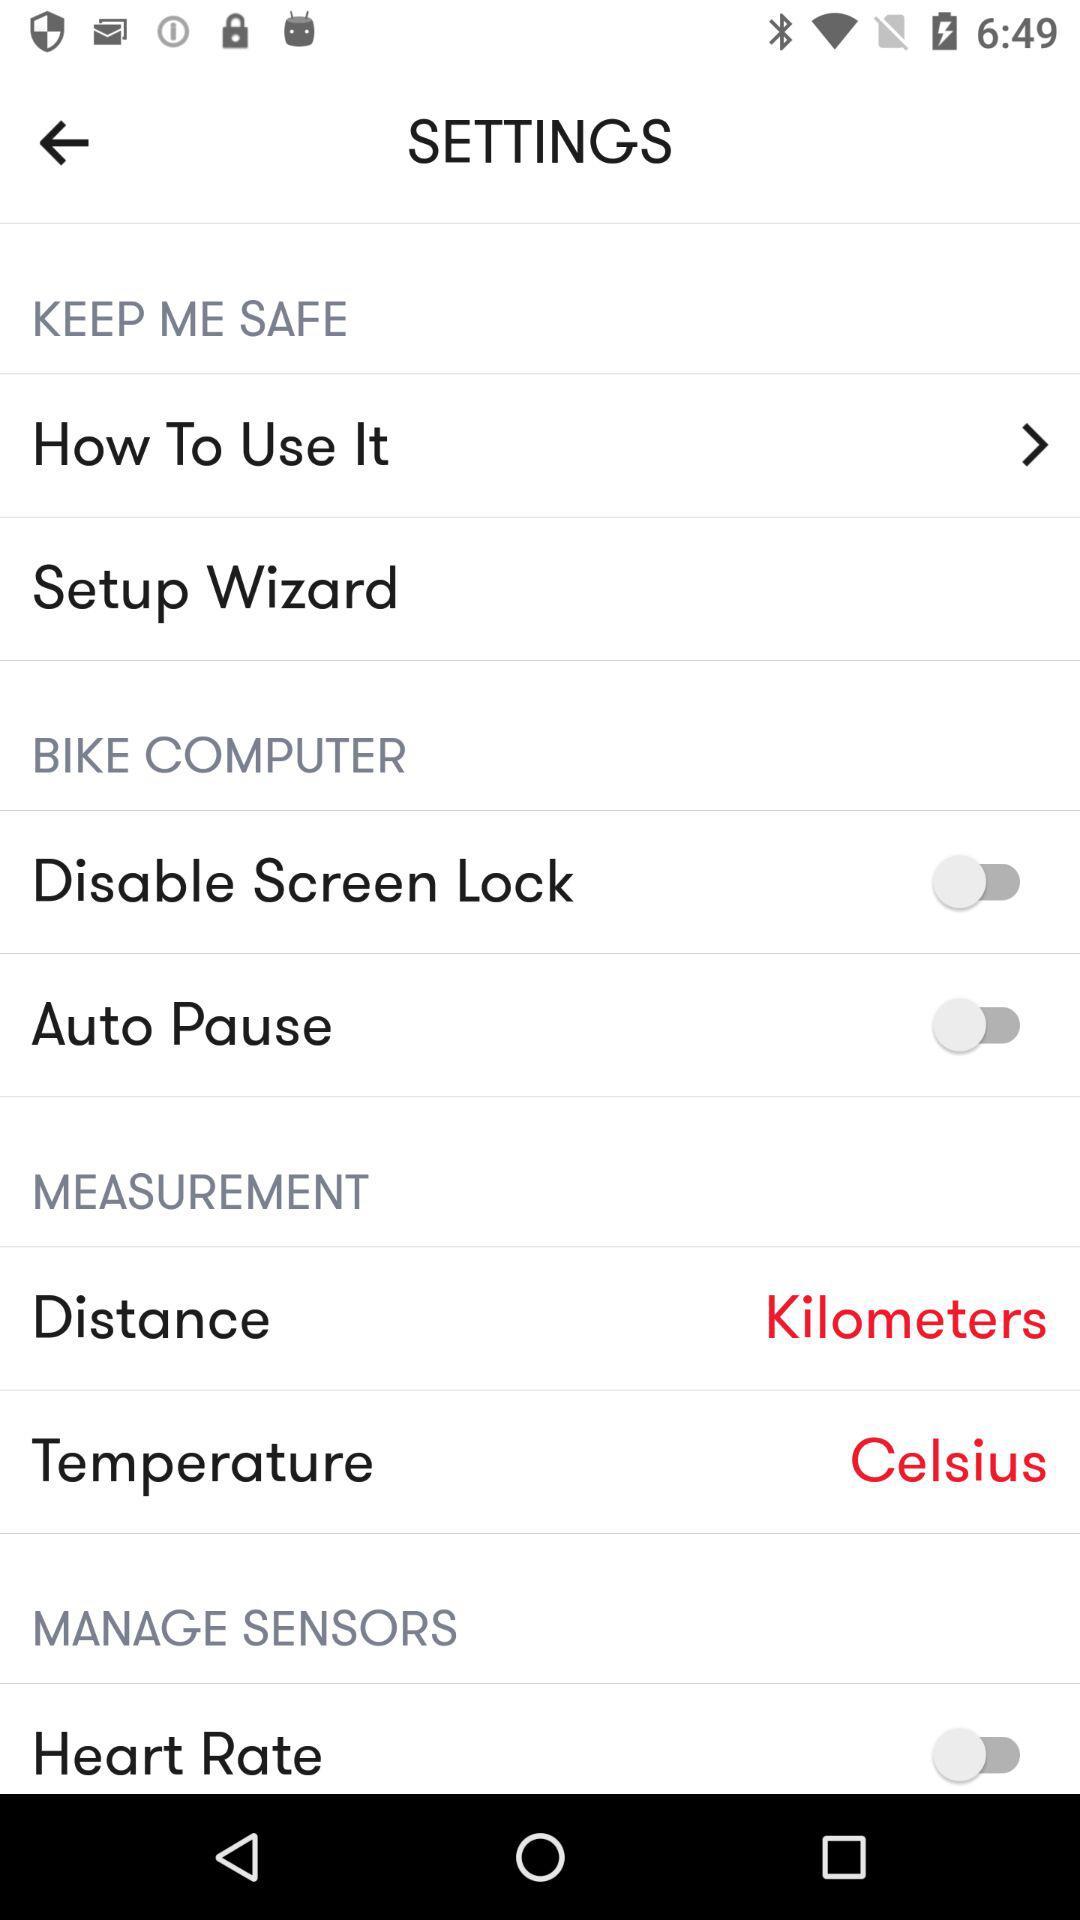 The width and height of the screenshot is (1080, 1920). Describe the element at coordinates (63, 141) in the screenshot. I see `the item to the left of settings` at that location.